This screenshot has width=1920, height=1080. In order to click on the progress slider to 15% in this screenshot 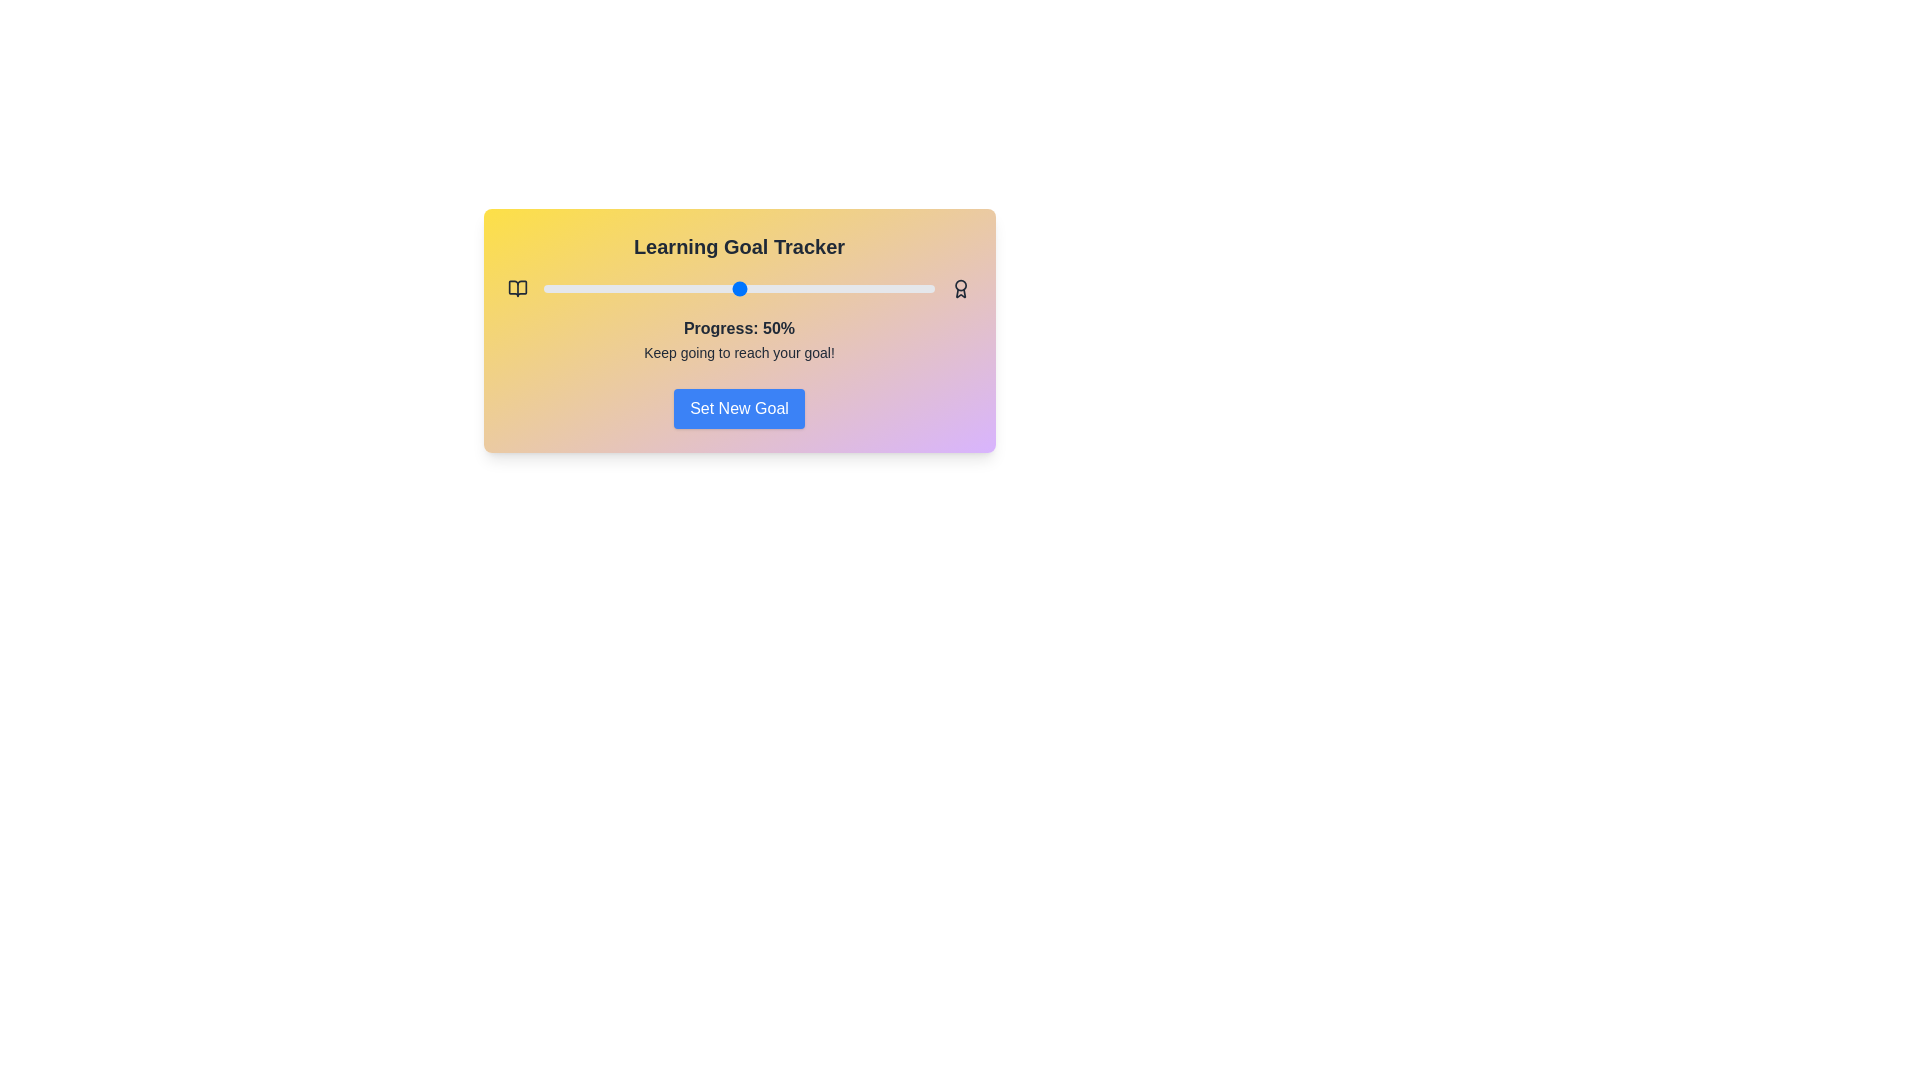, I will do `click(601, 289)`.